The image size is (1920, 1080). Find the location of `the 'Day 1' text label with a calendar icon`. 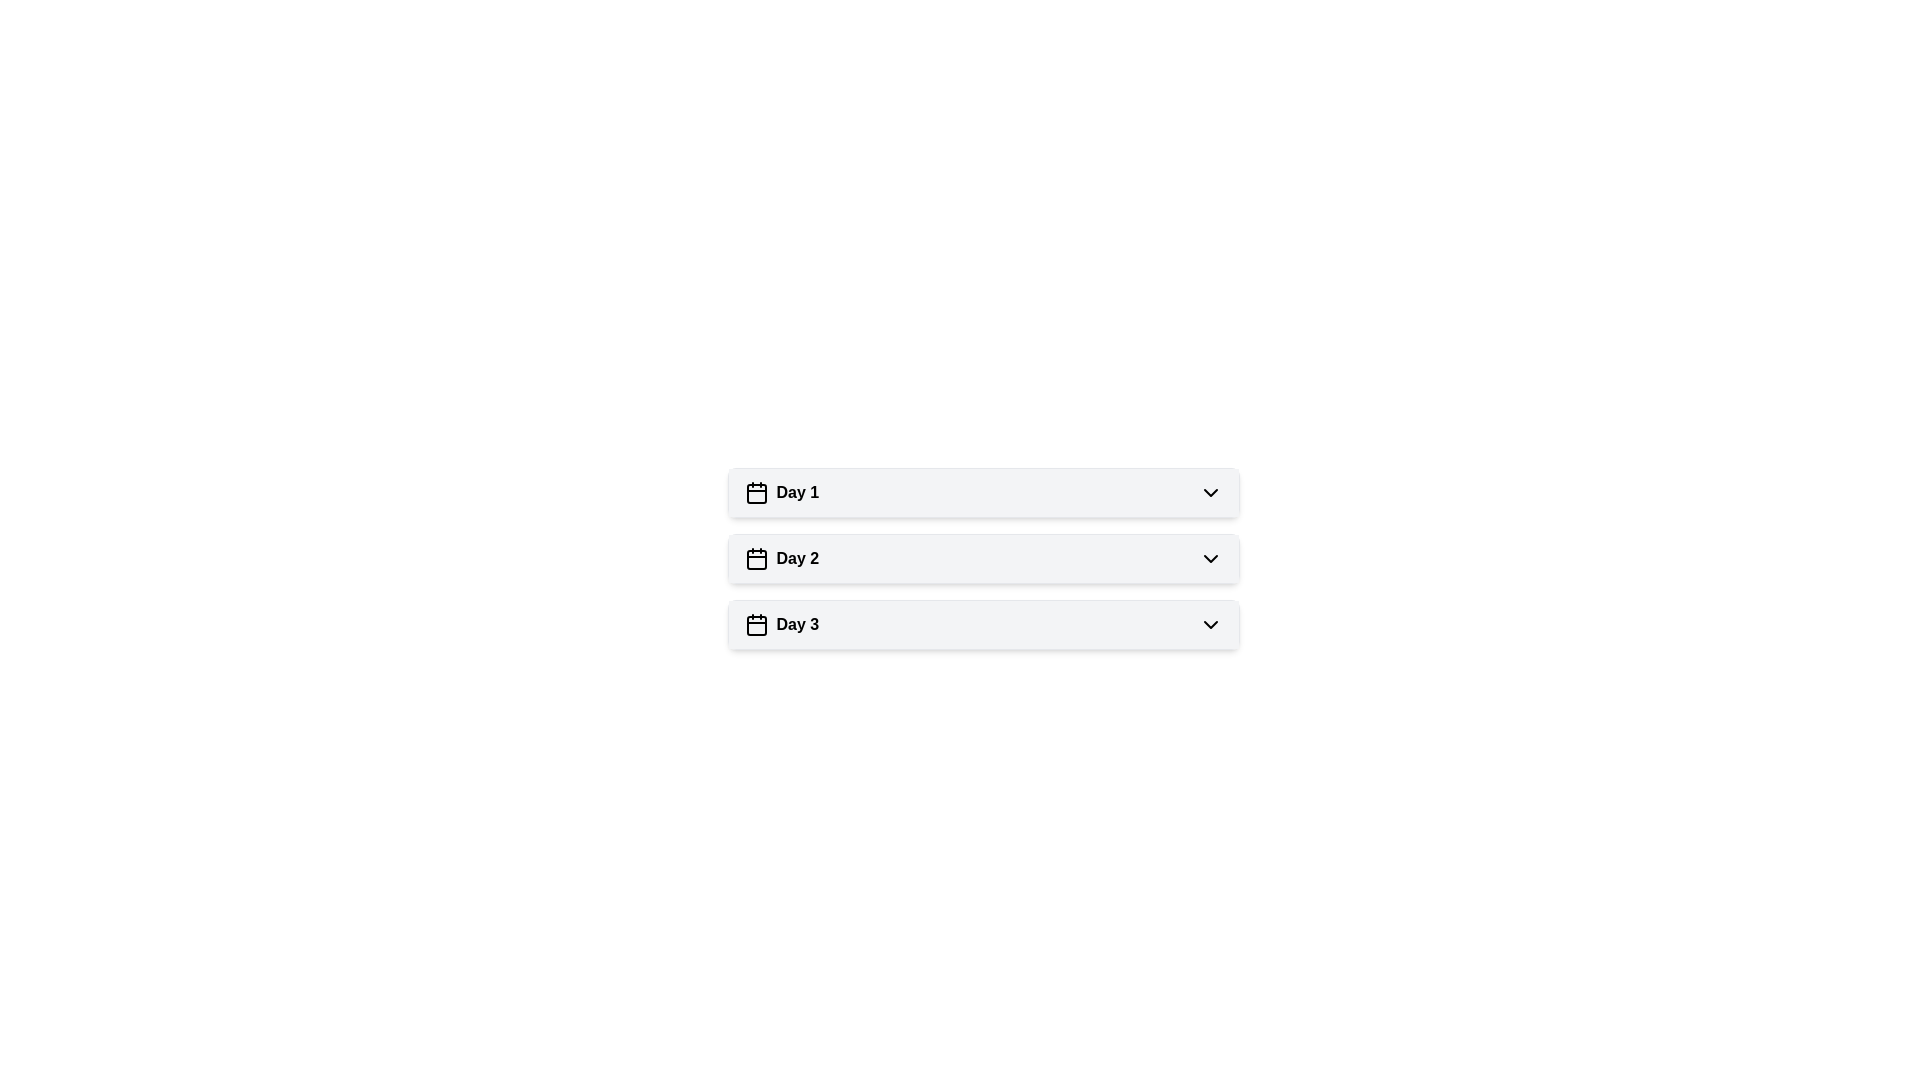

the 'Day 1' text label with a calendar icon is located at coordinates (780, 493).